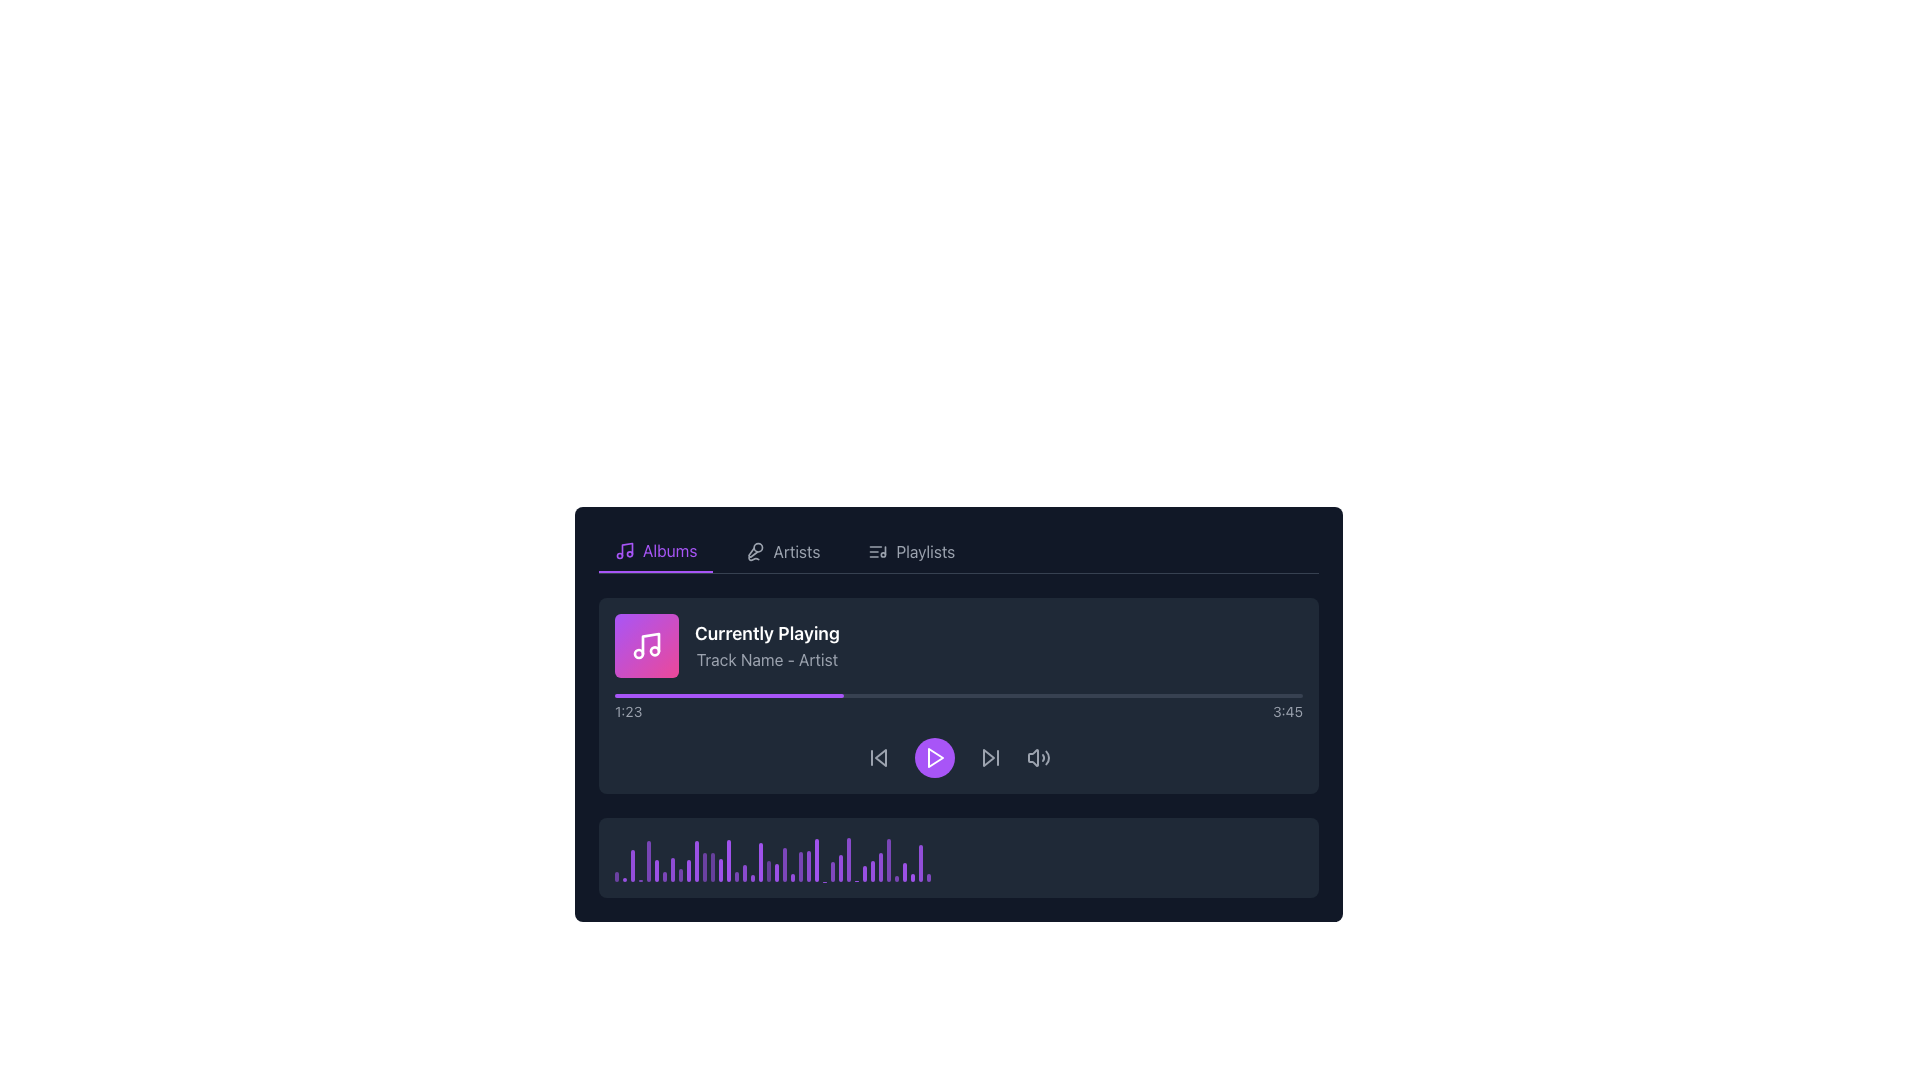 Image resolution: width=1920 pixels, height=1080 pixels. What do you see at coordinates (754, 551) in the screenshot?
I see `the icon representing the 'Artists' section in the horizontal menu bar, located to the left of the 'Artists' text label` at bounding box center [754, 551].